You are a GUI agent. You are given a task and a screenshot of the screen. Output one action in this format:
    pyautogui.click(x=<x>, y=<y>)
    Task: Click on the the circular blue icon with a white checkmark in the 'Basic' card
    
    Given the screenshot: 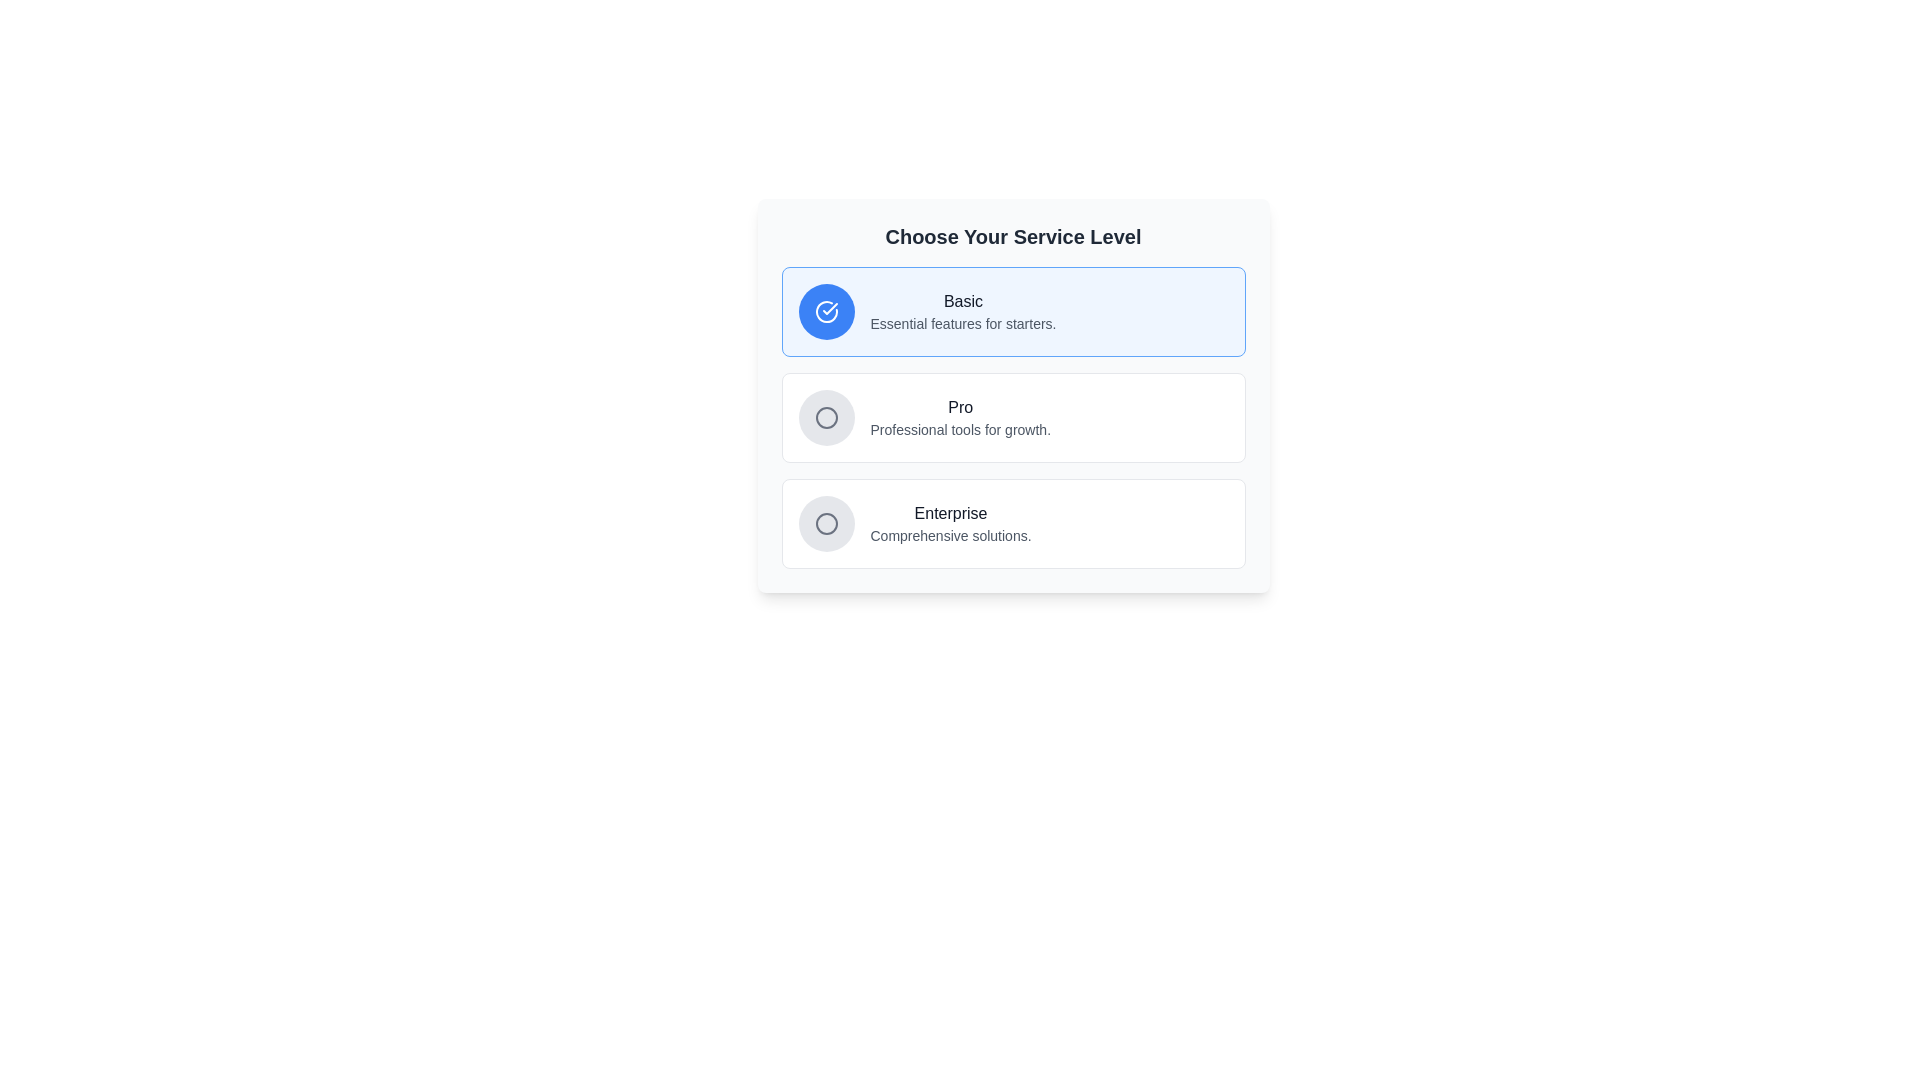 What is the action you would take?
    pyautogui.click(x=826, y=312)
    